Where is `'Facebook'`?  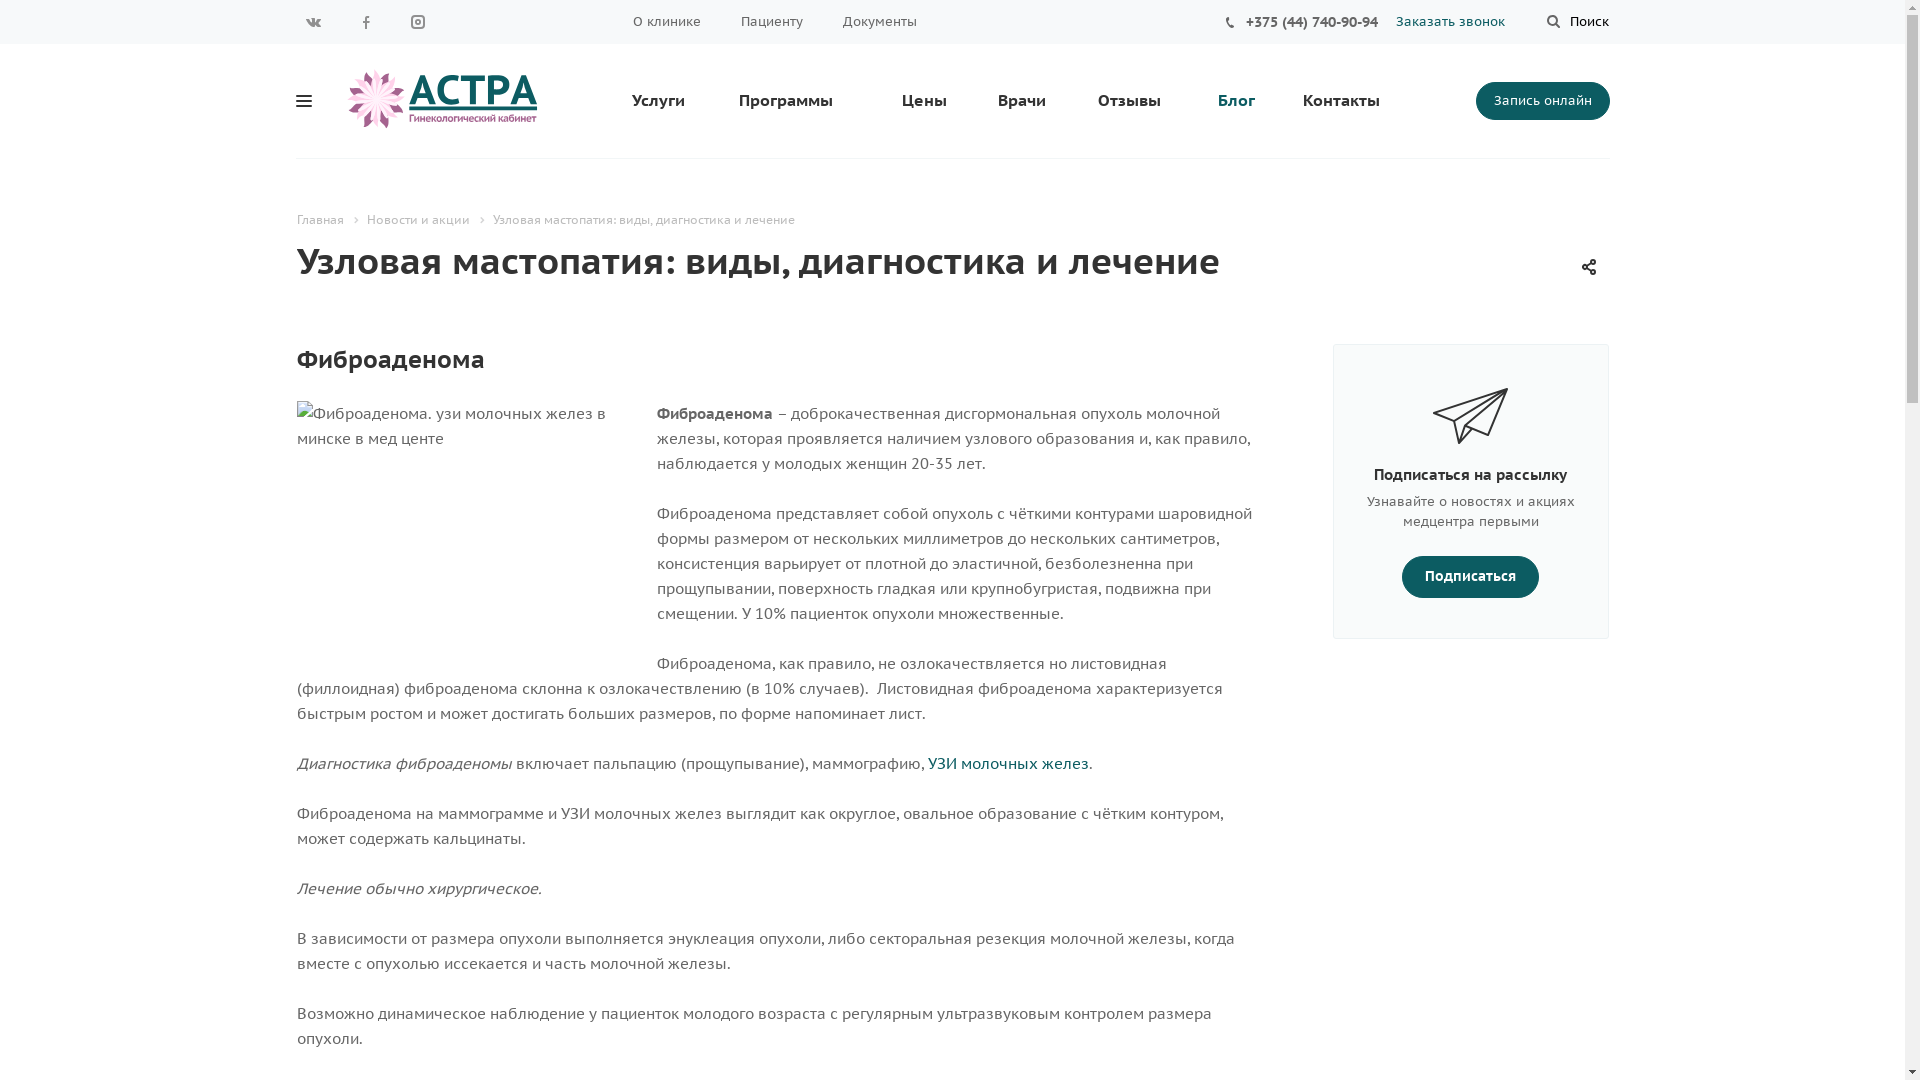 'Facebook' is located at coordinates (364, 22).